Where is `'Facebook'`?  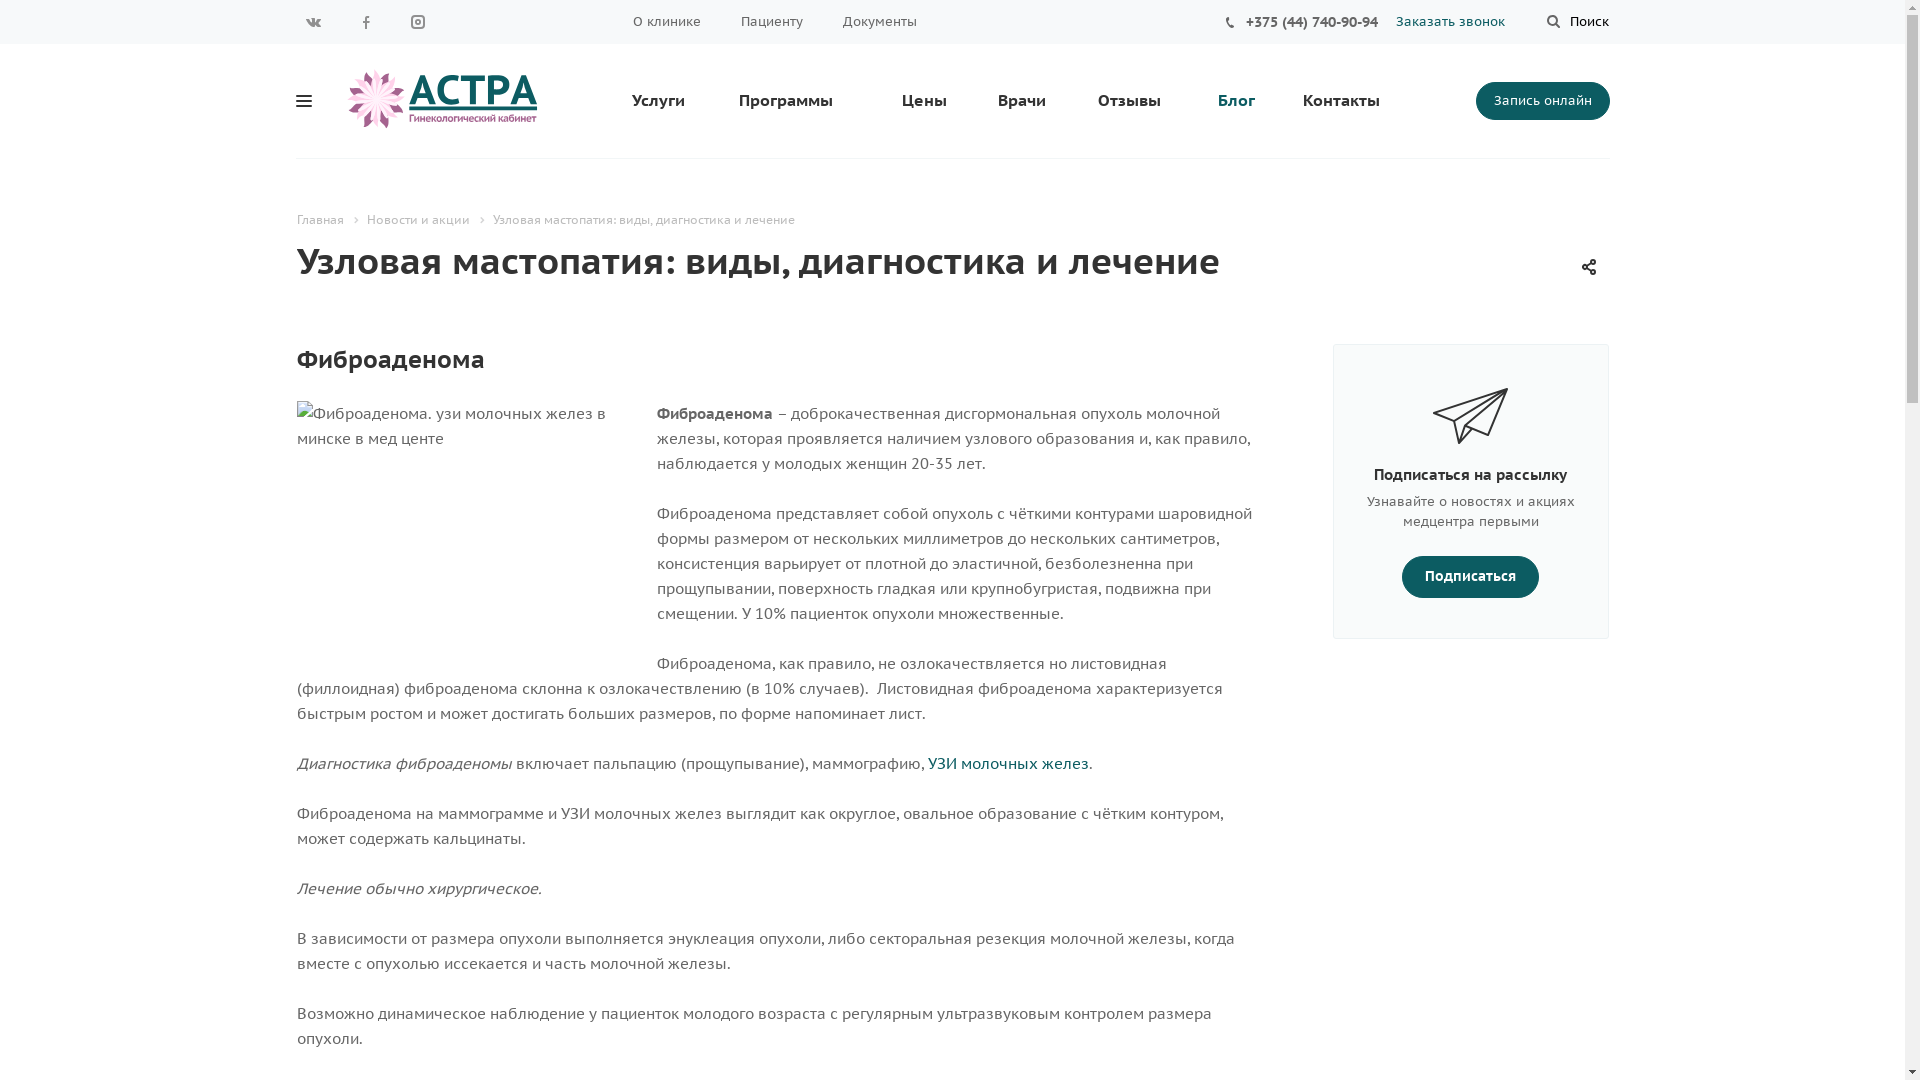 'Facebook' is located at coordinates (364, 22).